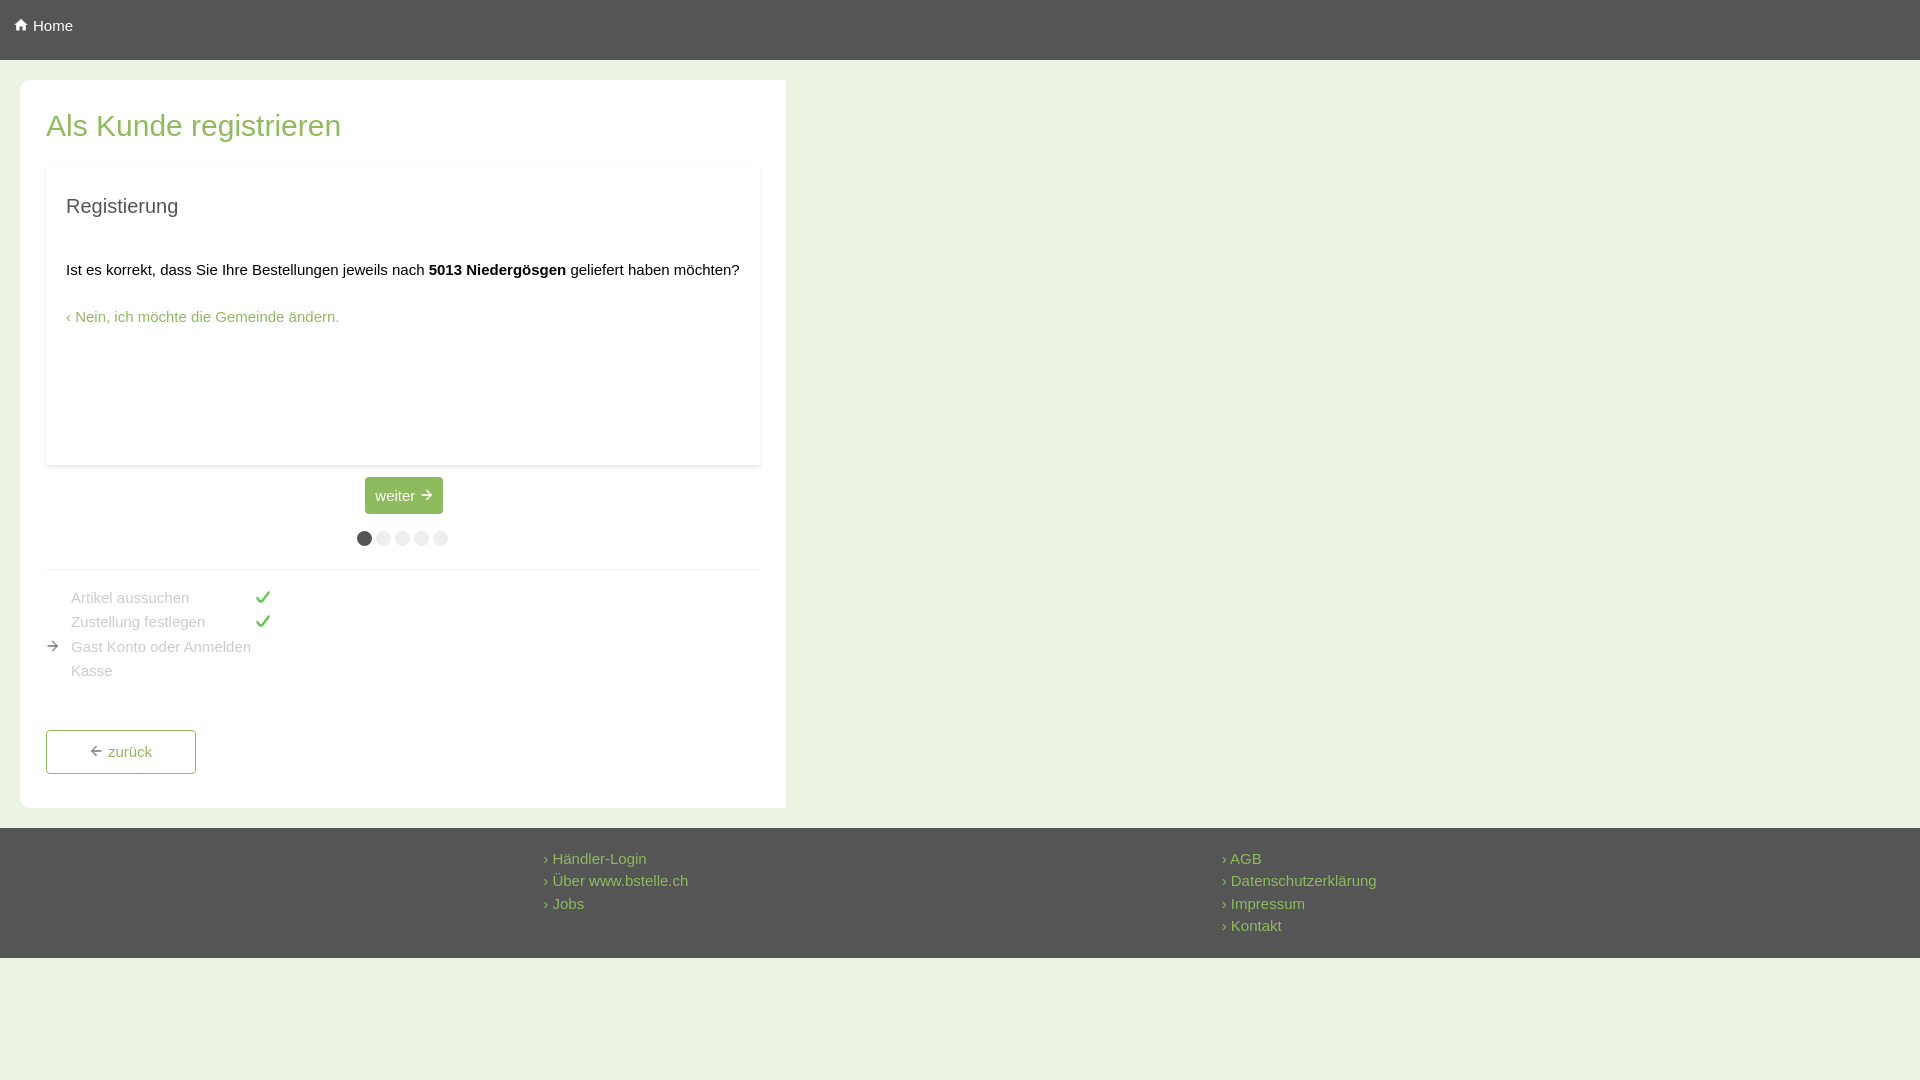 The height and width of the screenshot is (1080, 1920). What do you see at coordinates (0, 26) in the screenshot?
I see `'Home'` at bounding box center [0, 26].